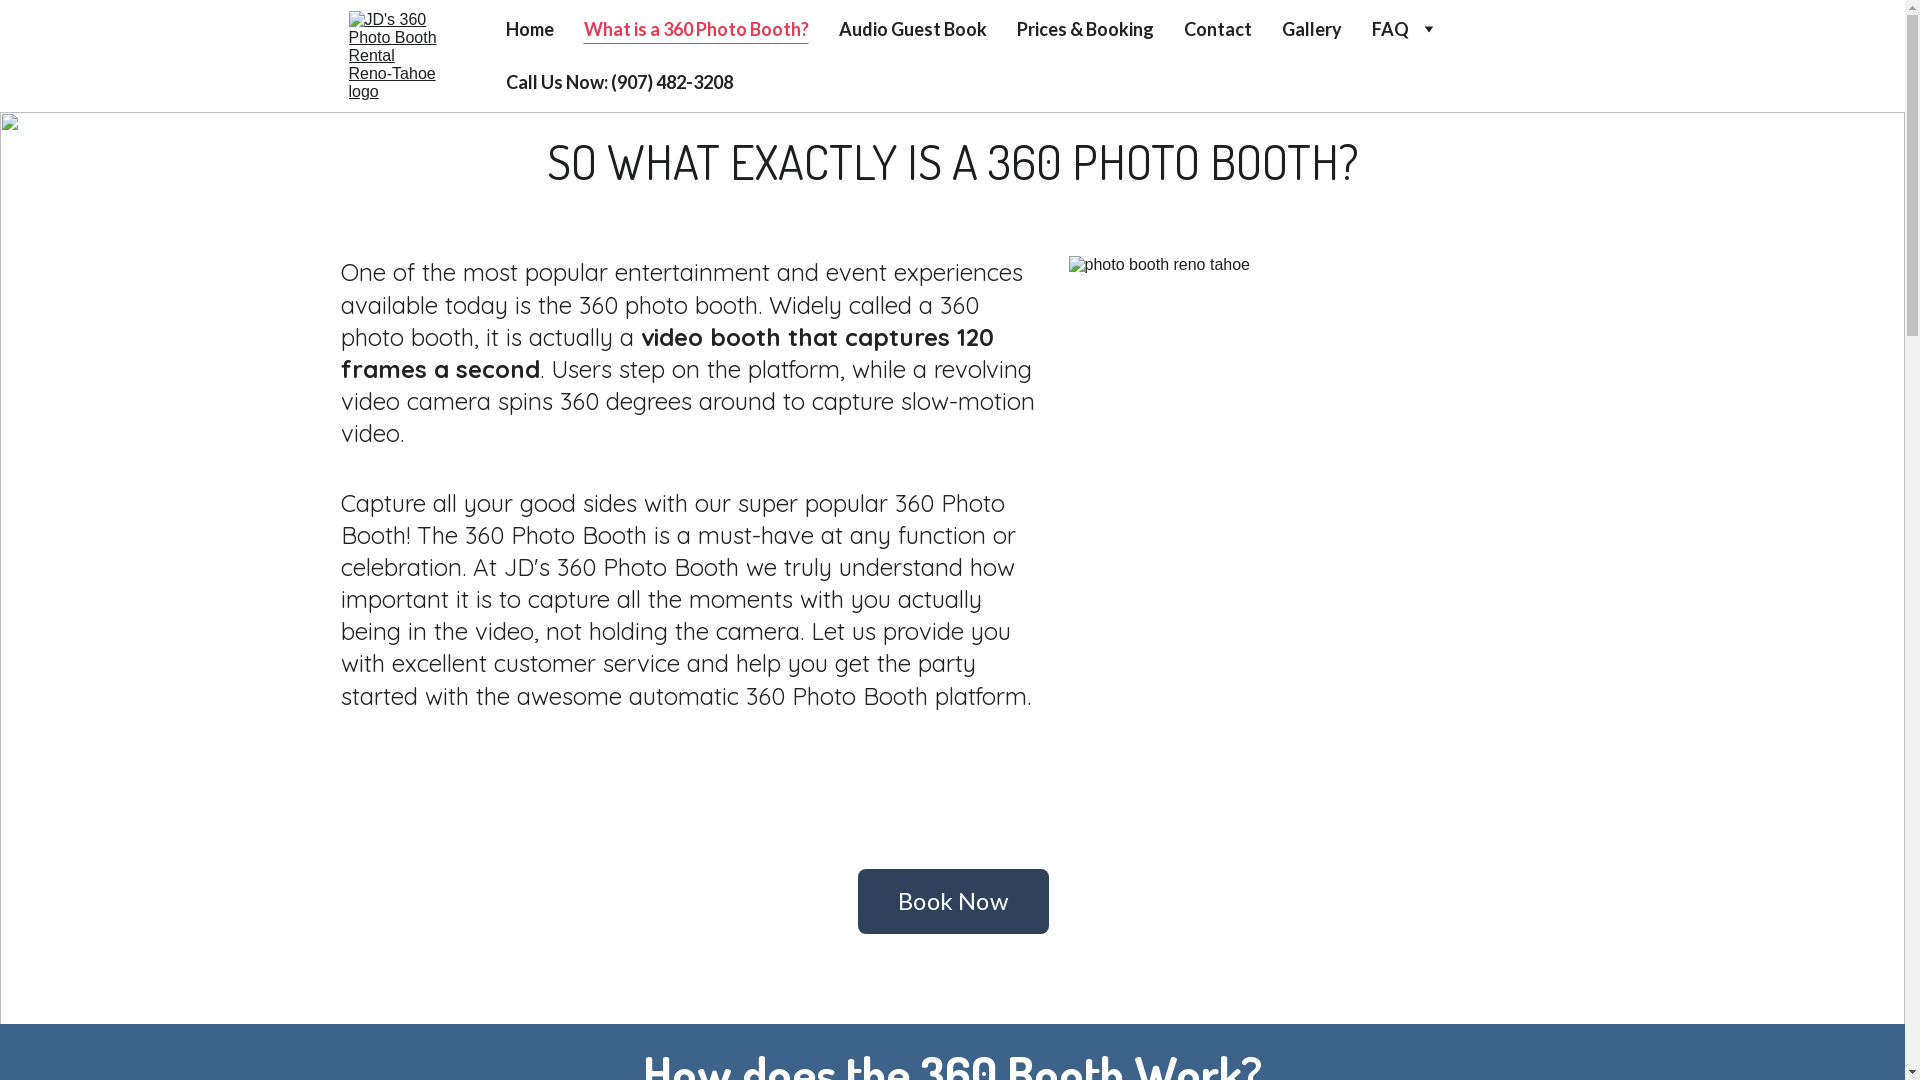 The image size is (1920, 1080). What do you see at coordinates (858, 901) in the screenshot?
I see `'Book Now'` at bounding box center [858, 901].